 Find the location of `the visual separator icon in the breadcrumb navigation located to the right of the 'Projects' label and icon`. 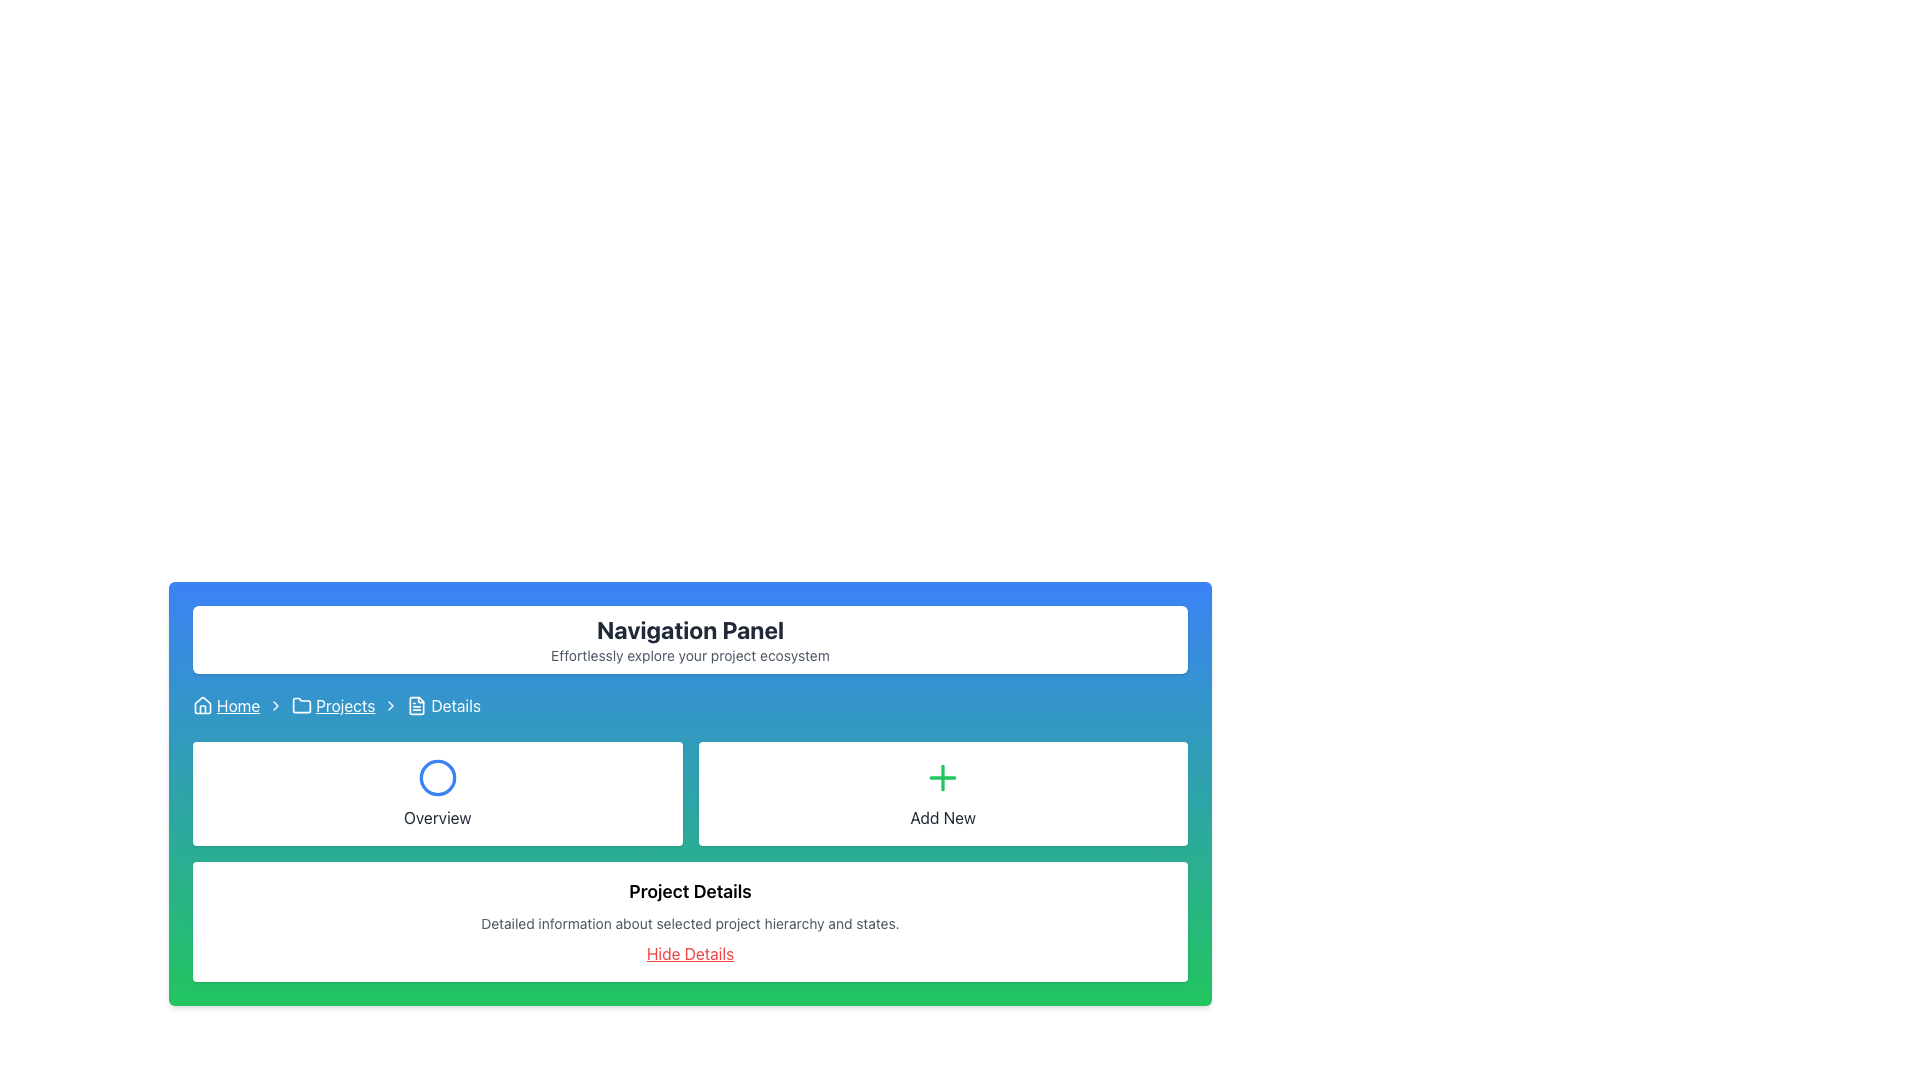

the visual separator icon in the breadcrumb navigation located to the right of the 'Projects' label and icon is located at coordinates (391, 704).